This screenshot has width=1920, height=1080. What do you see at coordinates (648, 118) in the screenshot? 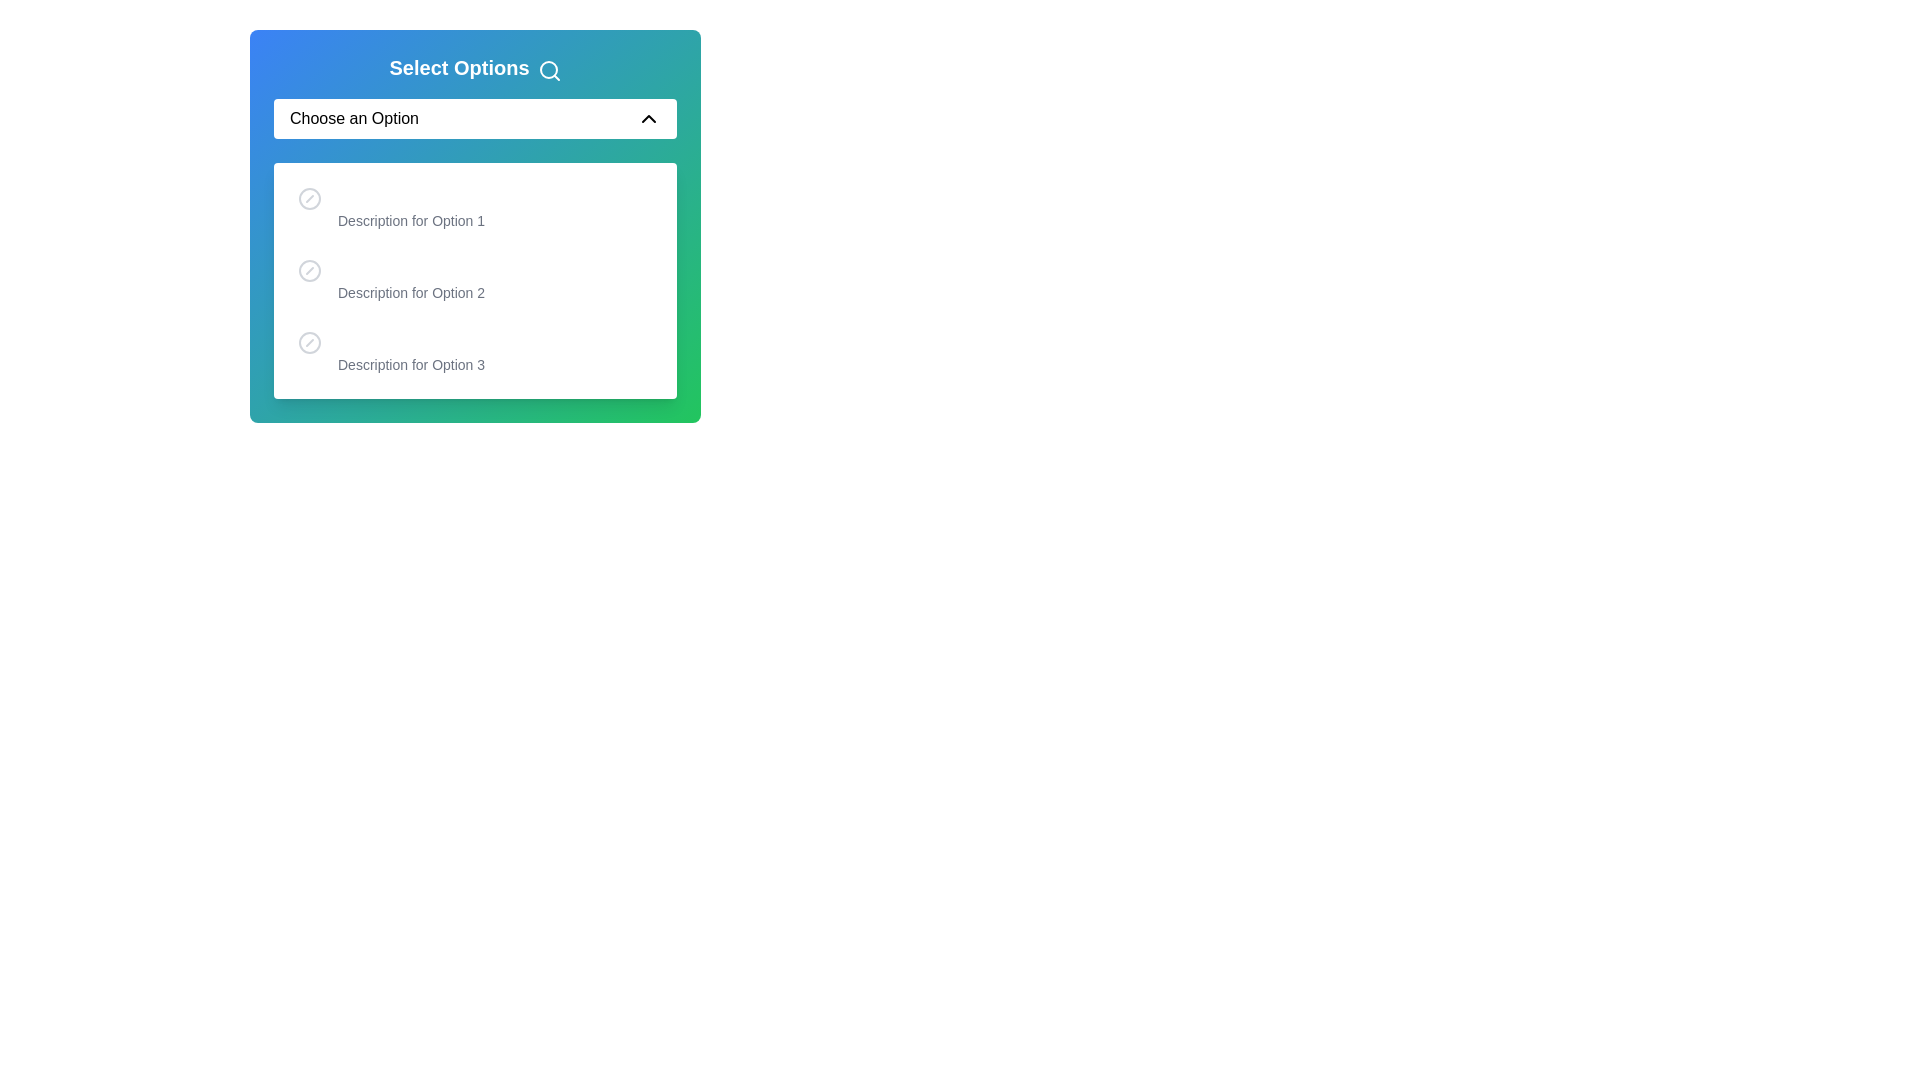
I see `the Chevron icon located at the top-right corner of the 'Choose an Option' dropdown field` at bounding box center [648, 118].